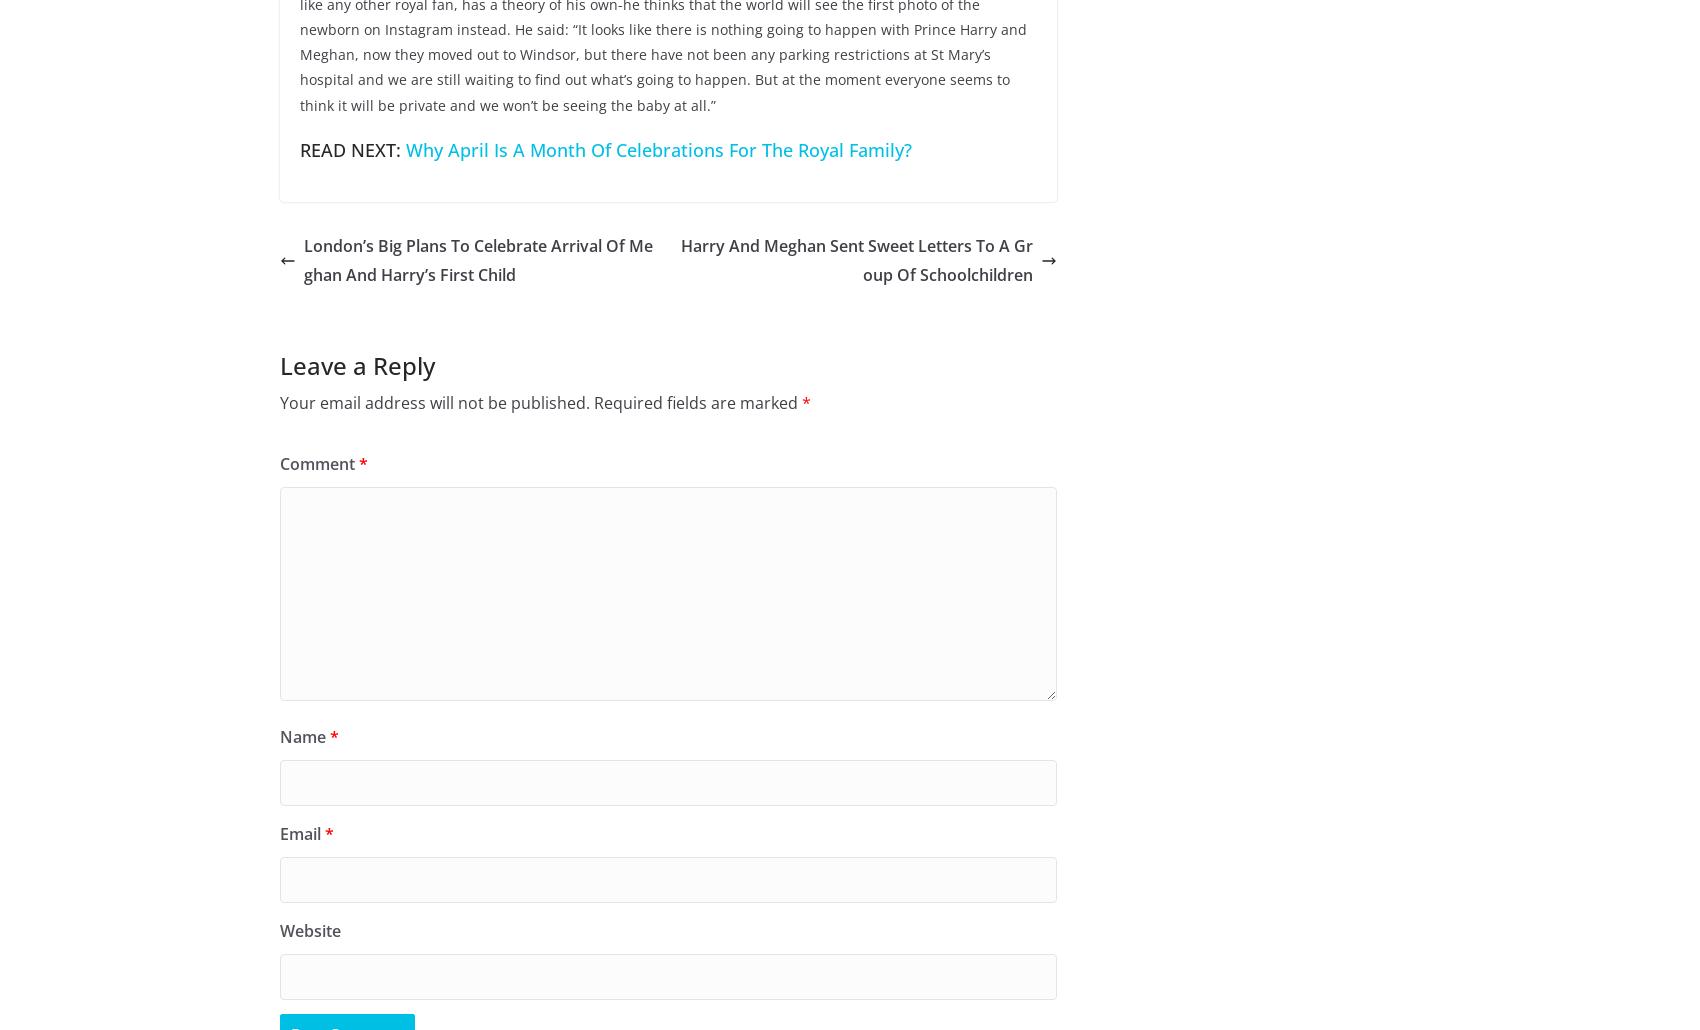 This screenshot has height=1030, width=1700. What do you see at coordinates (856, 259) in the screenshot?
I see `'Harry And Meghan Sent Sweet Letters To A Group Of Schoolchildren'` at bounding box center [856, 259].